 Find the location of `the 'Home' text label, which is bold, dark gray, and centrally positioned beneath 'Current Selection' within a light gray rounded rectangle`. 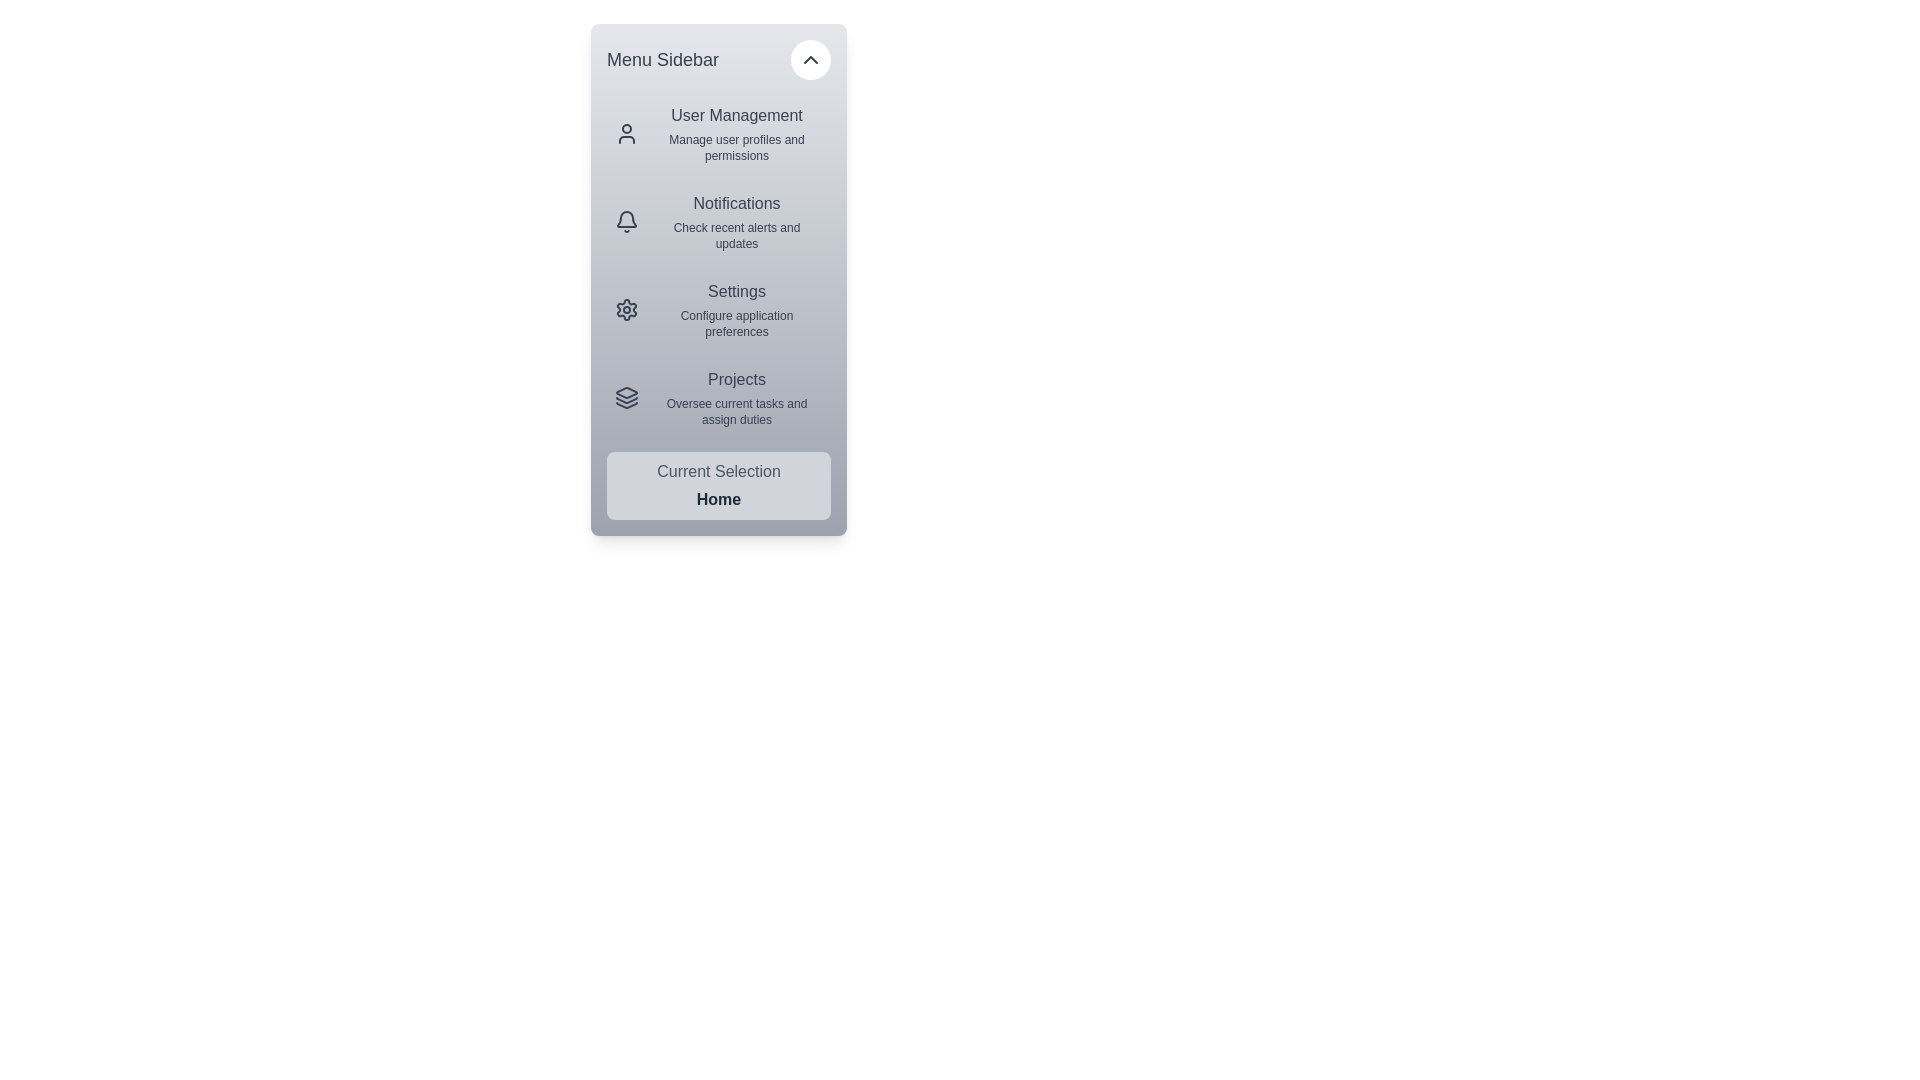

the 'Home' text label, which is bold, dark gray, and centrally positioned beneath 'Current Selection' within a light gray rounded rectangle is located at coordinates (719, 499).